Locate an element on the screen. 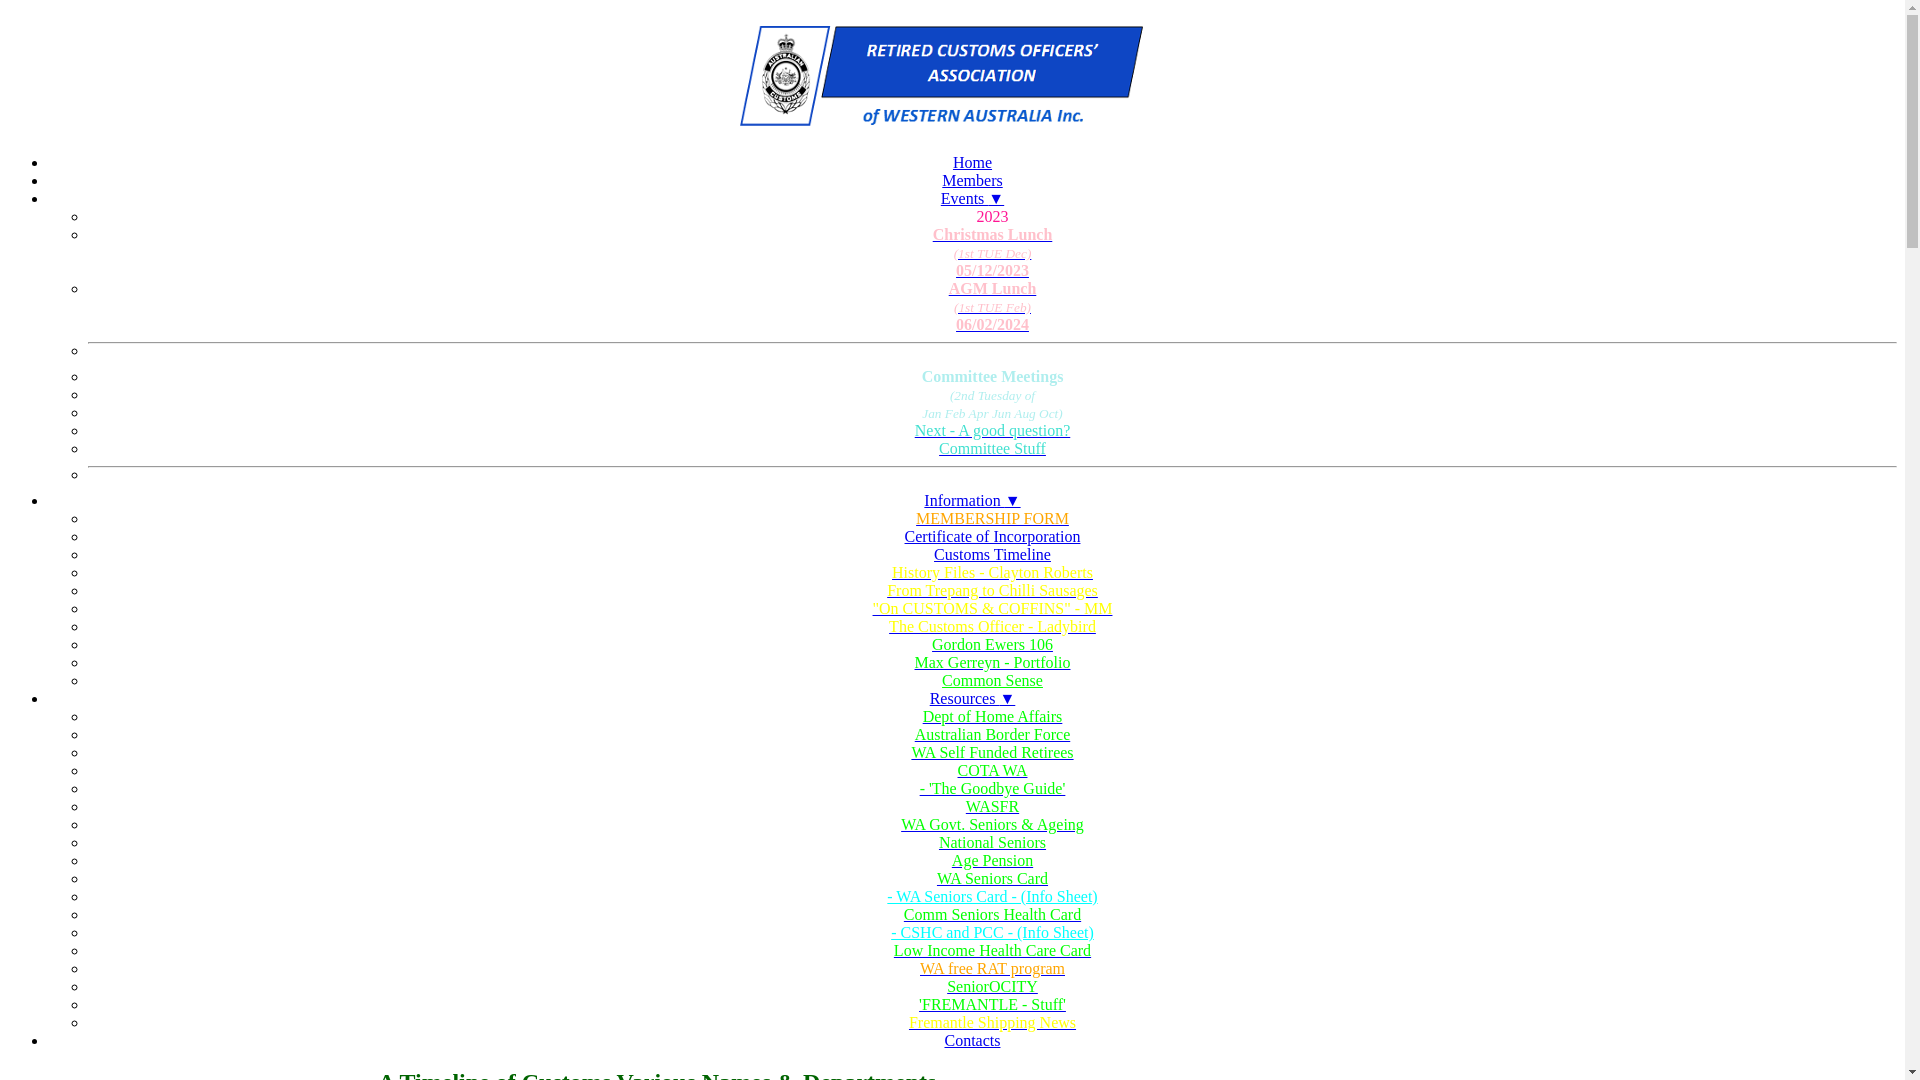  'MEMBERSHIP FORM' is located at coordinates (992, 518).